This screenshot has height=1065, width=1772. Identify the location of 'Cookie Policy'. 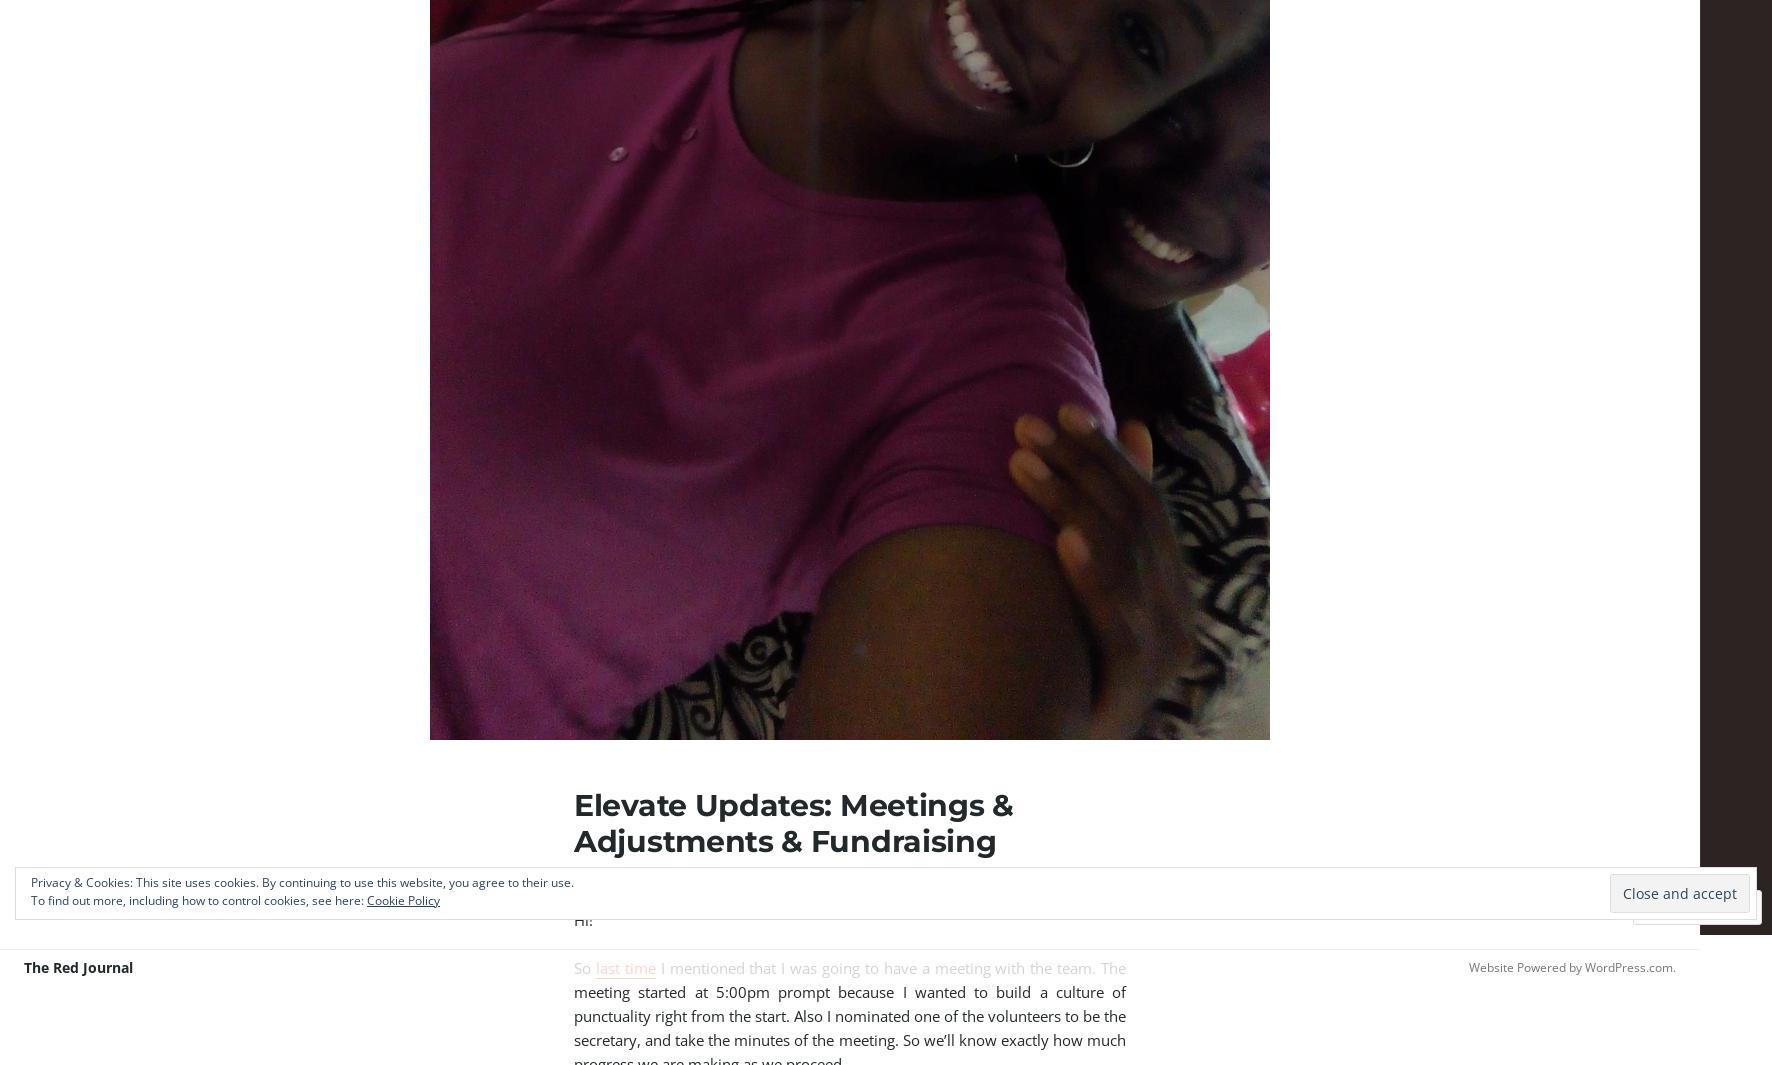
(403, 900).